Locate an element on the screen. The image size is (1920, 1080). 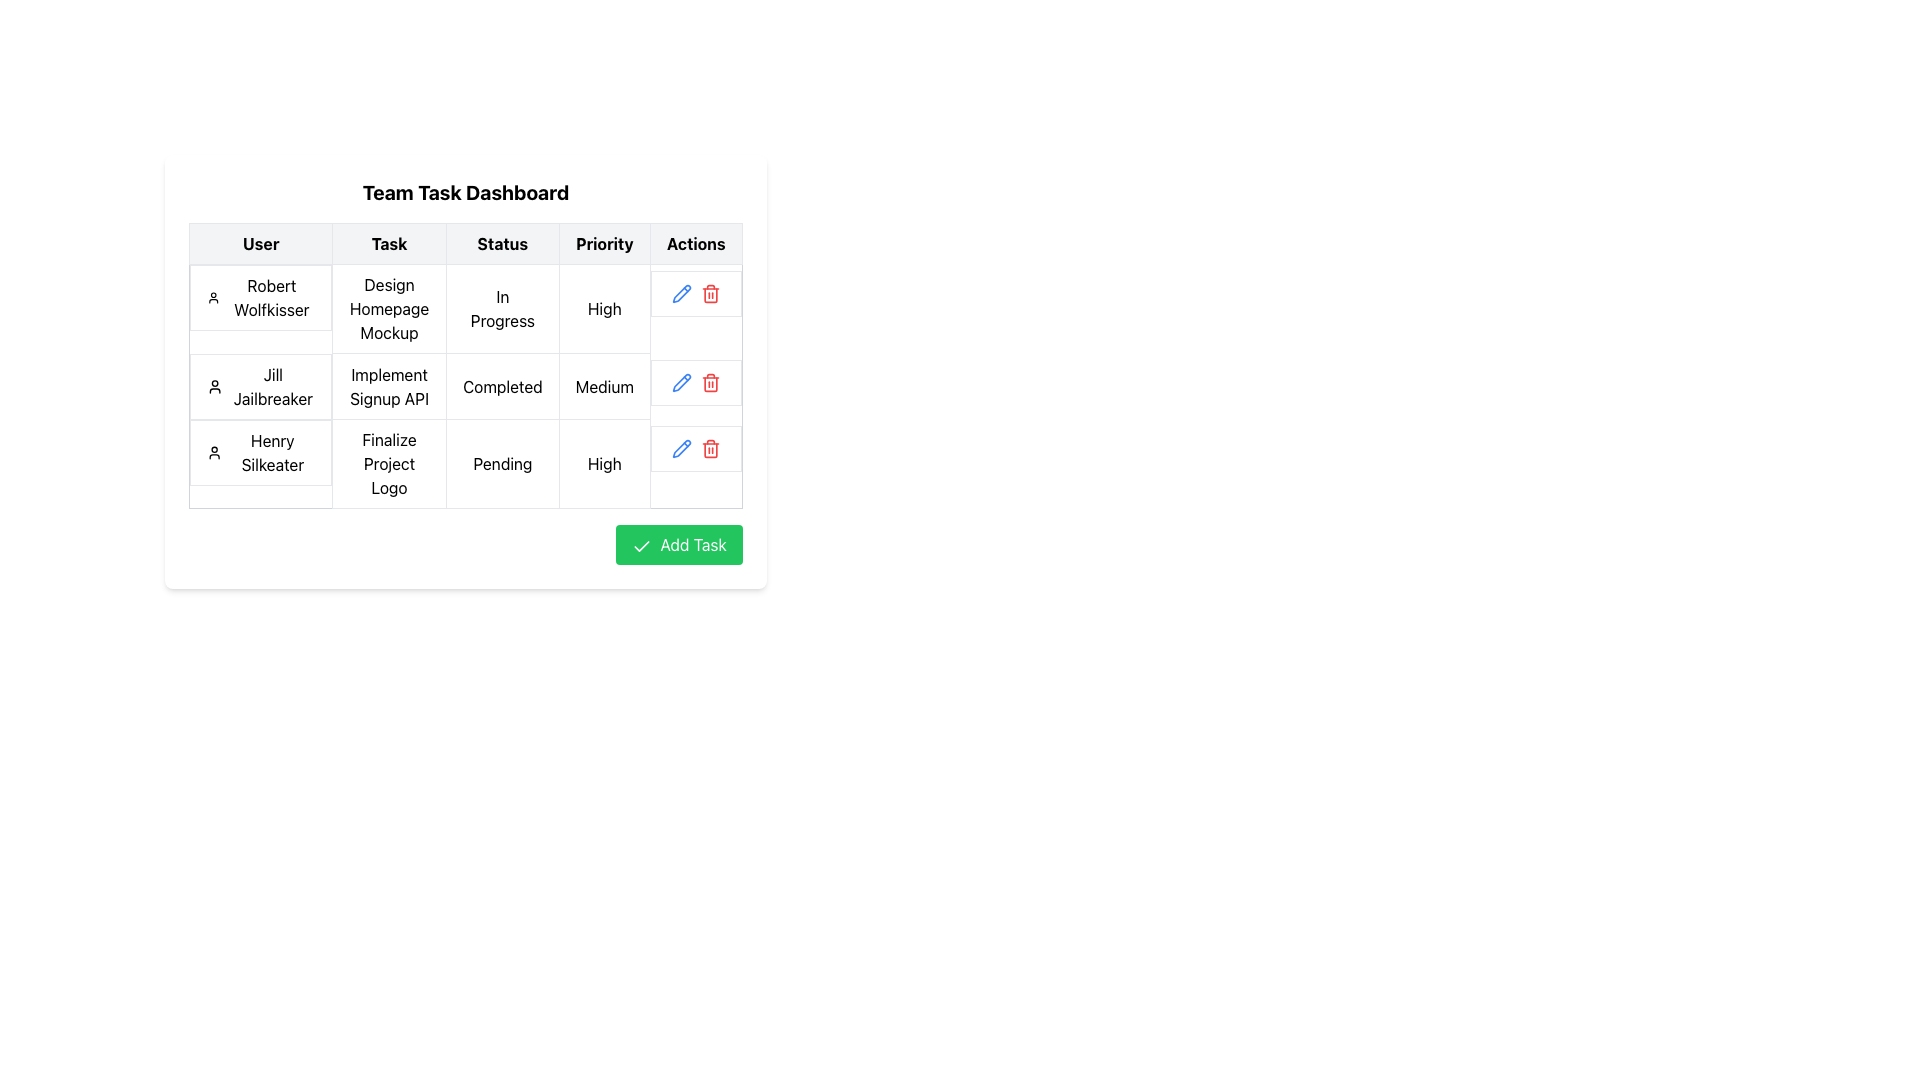
the text label cell containing the text 'High' in bold black font, which is positioned in the third row under the 'Priority' column of the table is located at coordinates (603, 463).